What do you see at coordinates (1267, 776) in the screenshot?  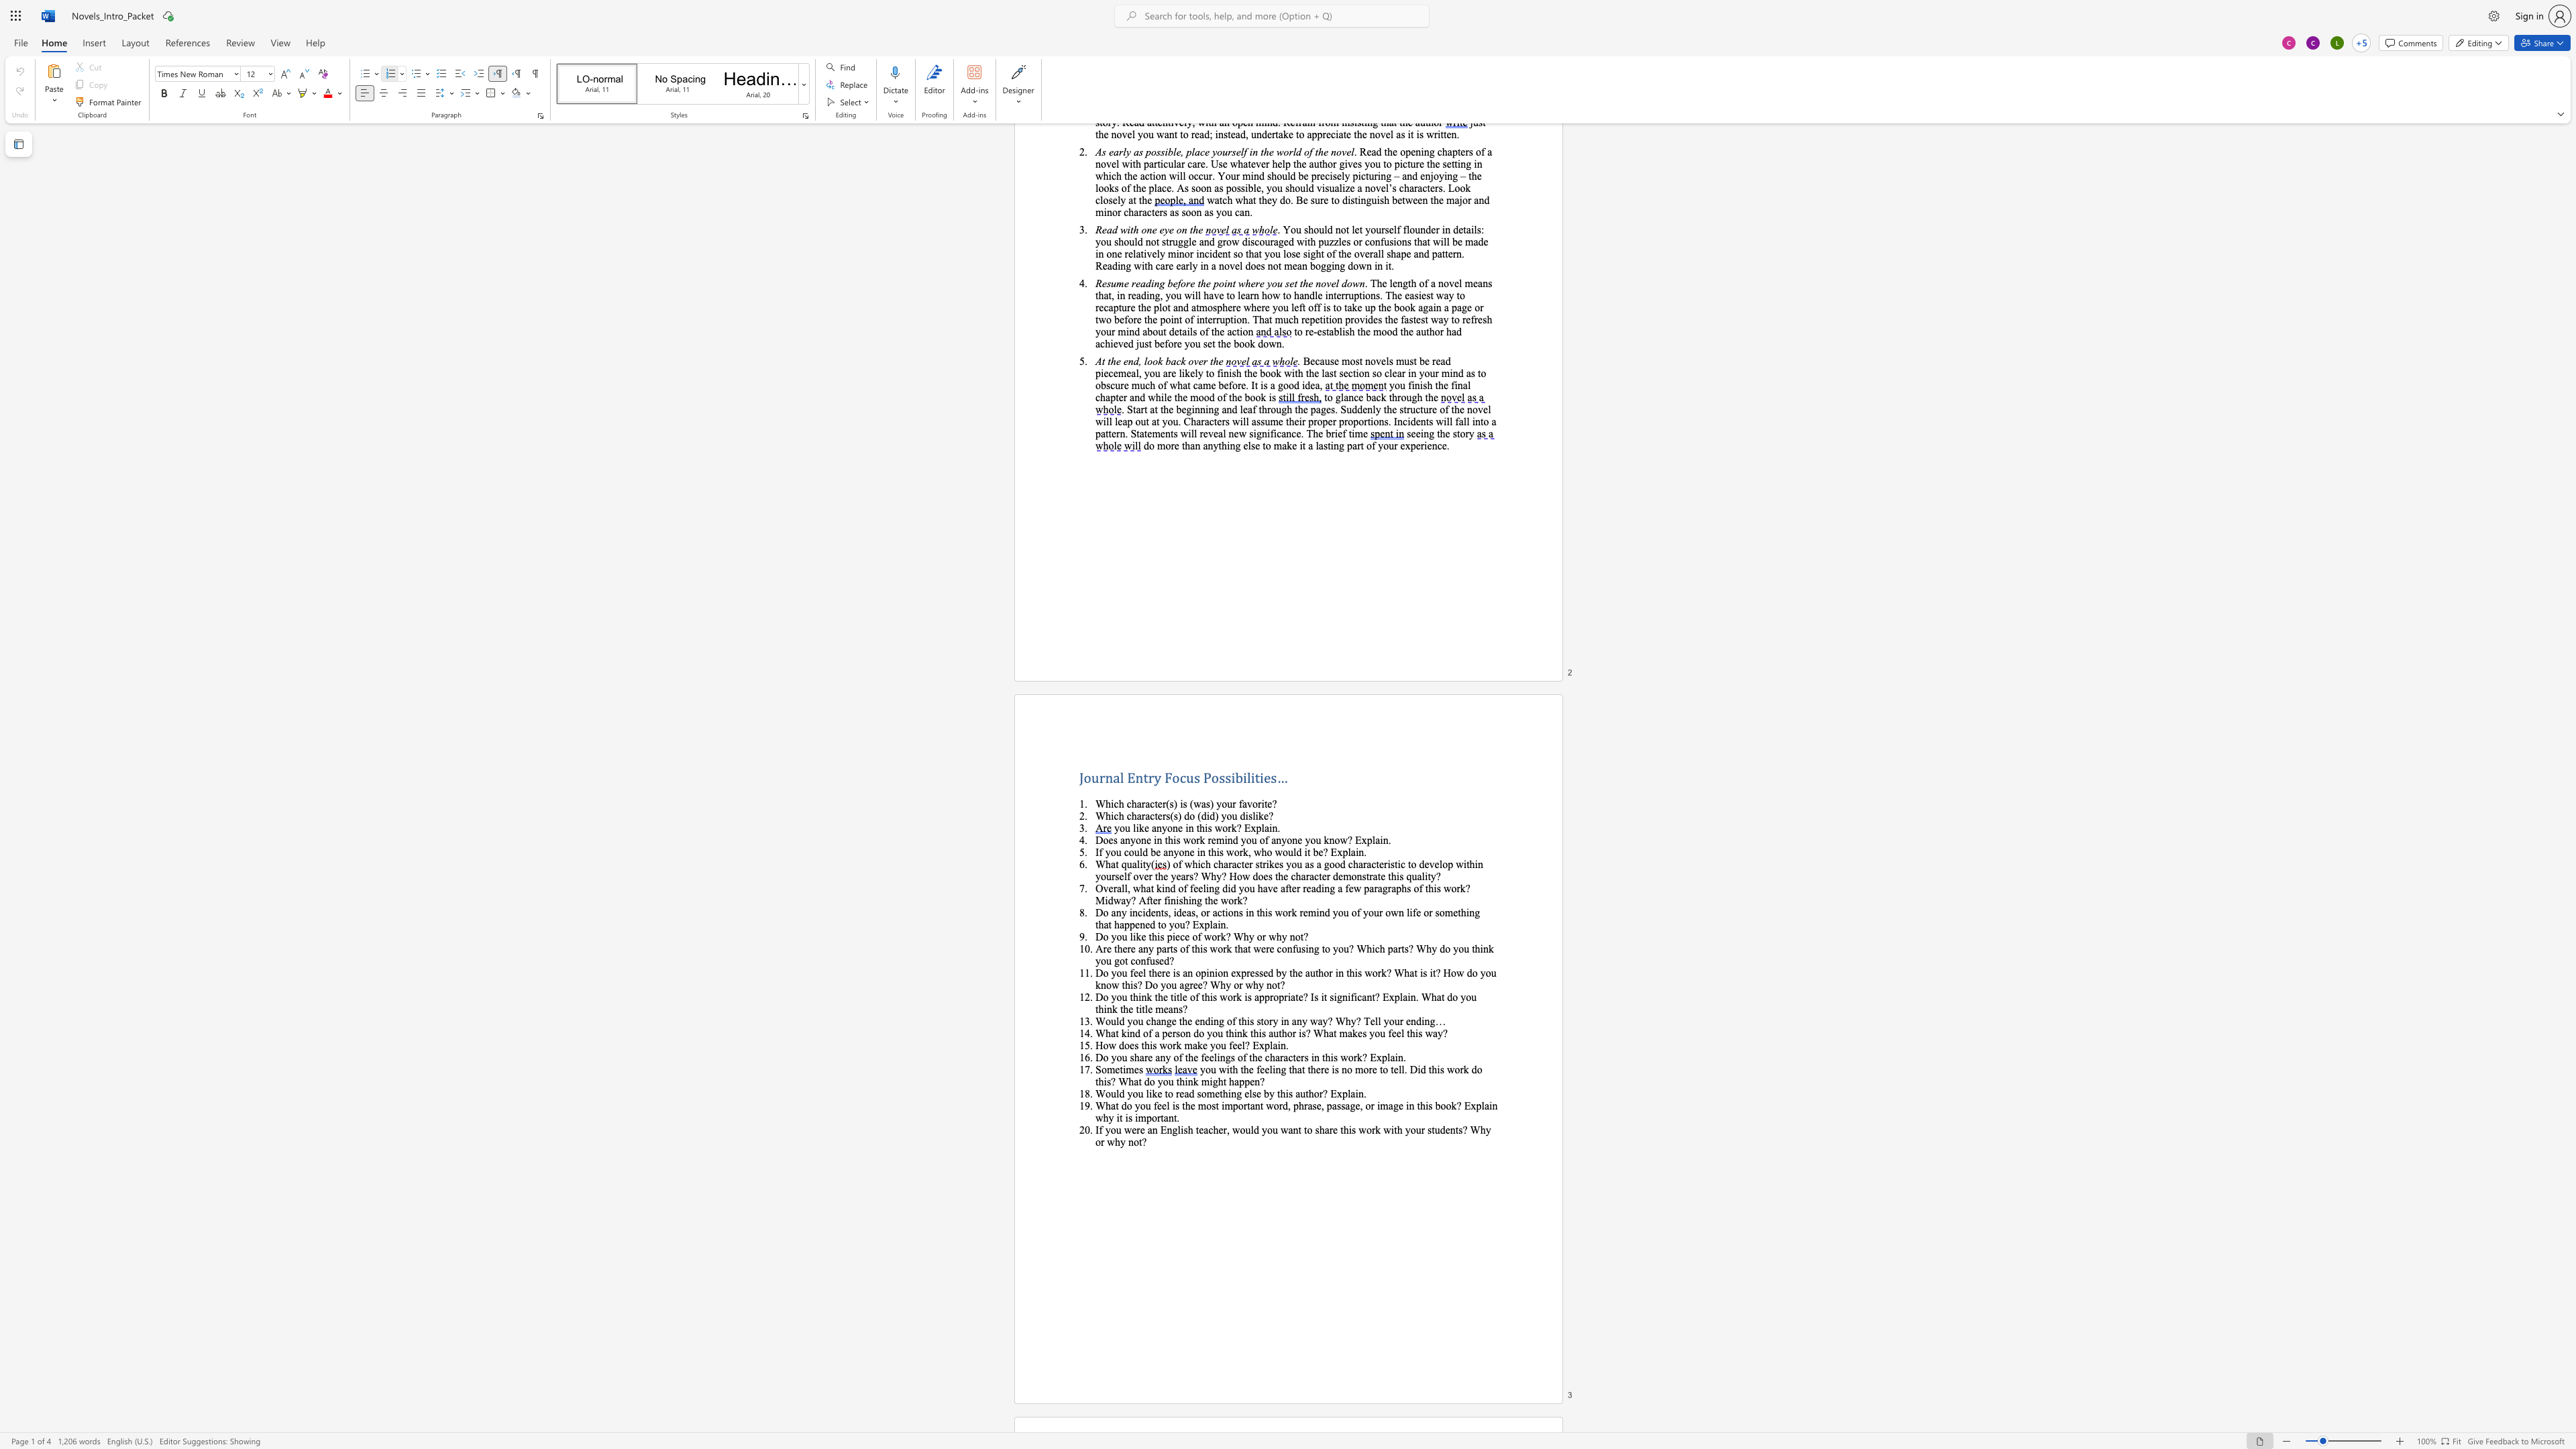 I see `the 1th character "e" in the text` at bounding box center [1267, 776].